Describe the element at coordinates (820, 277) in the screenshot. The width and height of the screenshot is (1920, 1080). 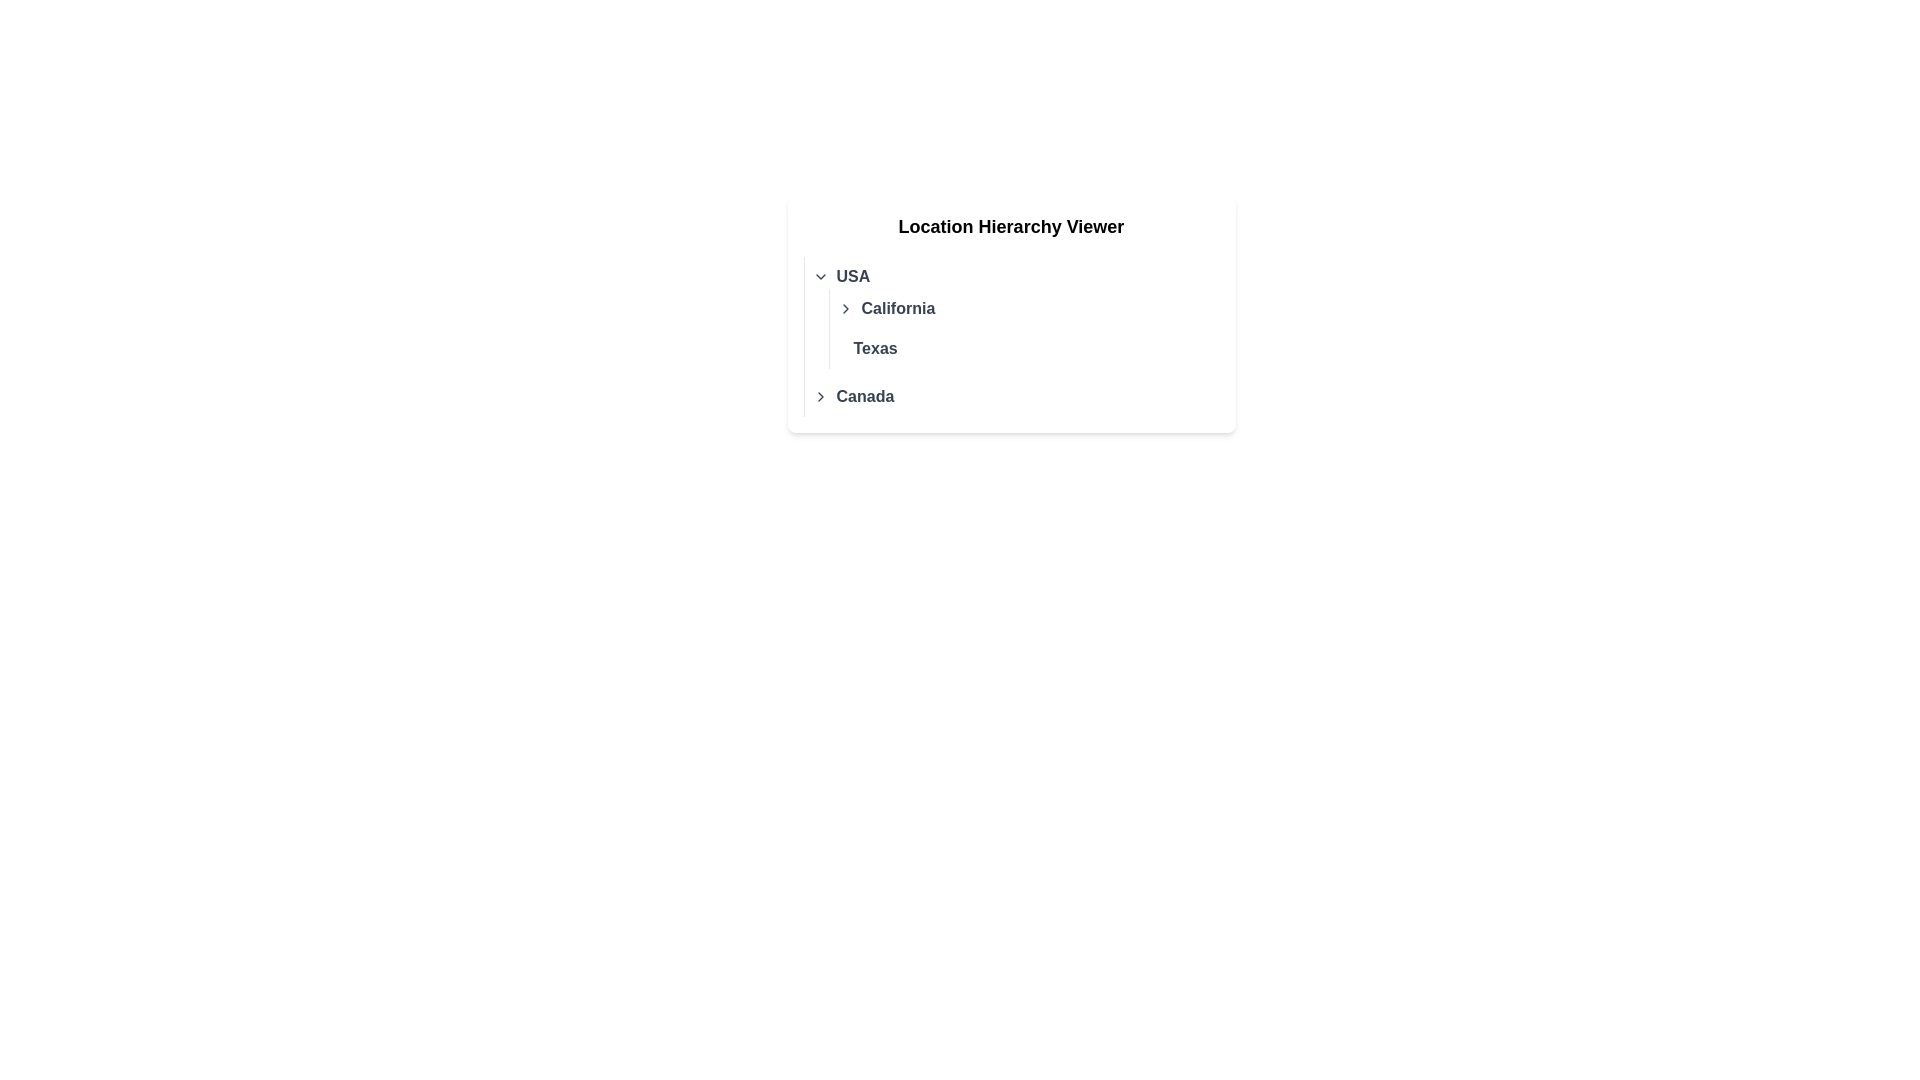
I see `the small downward-pointing chevron icon` at that location.